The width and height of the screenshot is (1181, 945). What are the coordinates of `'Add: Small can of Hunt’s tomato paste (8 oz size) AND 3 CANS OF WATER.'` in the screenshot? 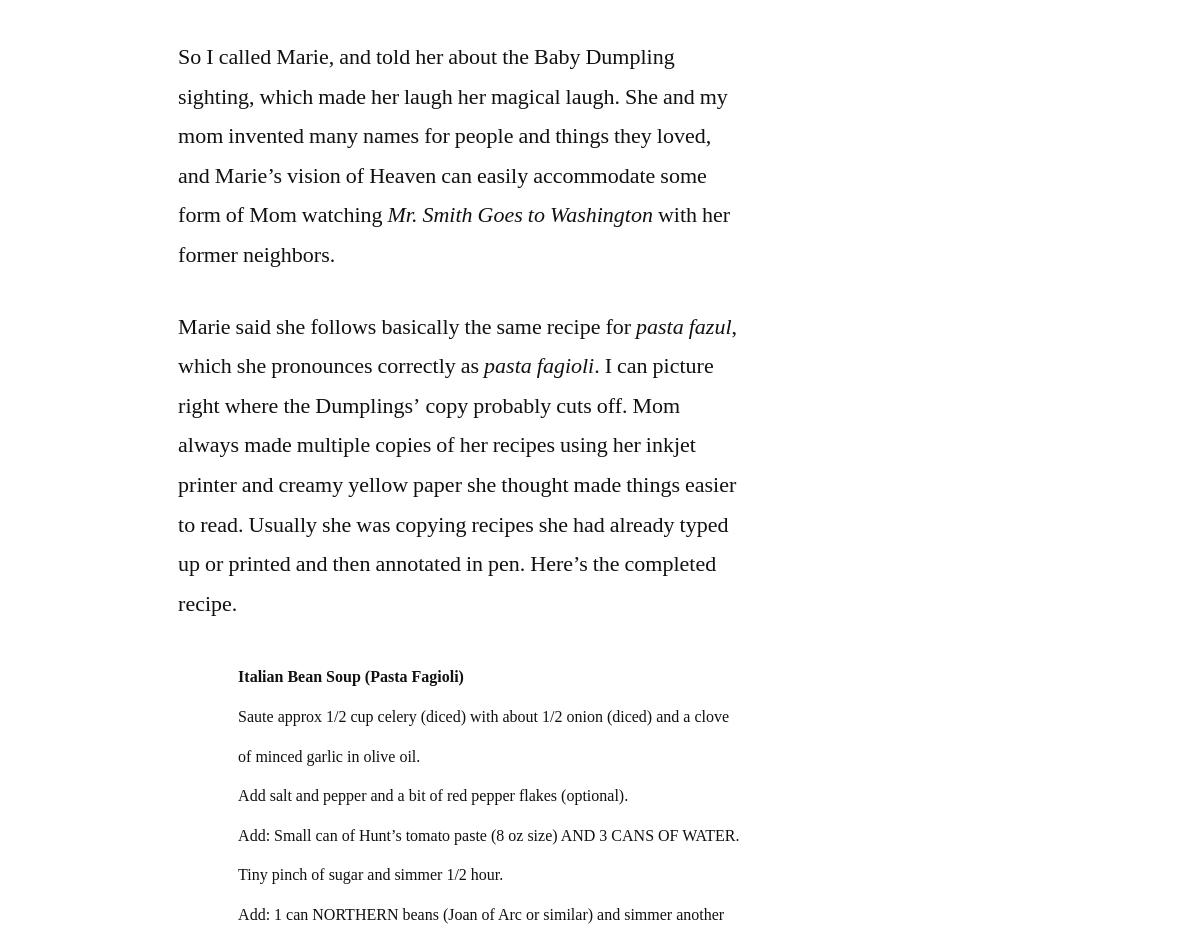 It's located at (236, 834).